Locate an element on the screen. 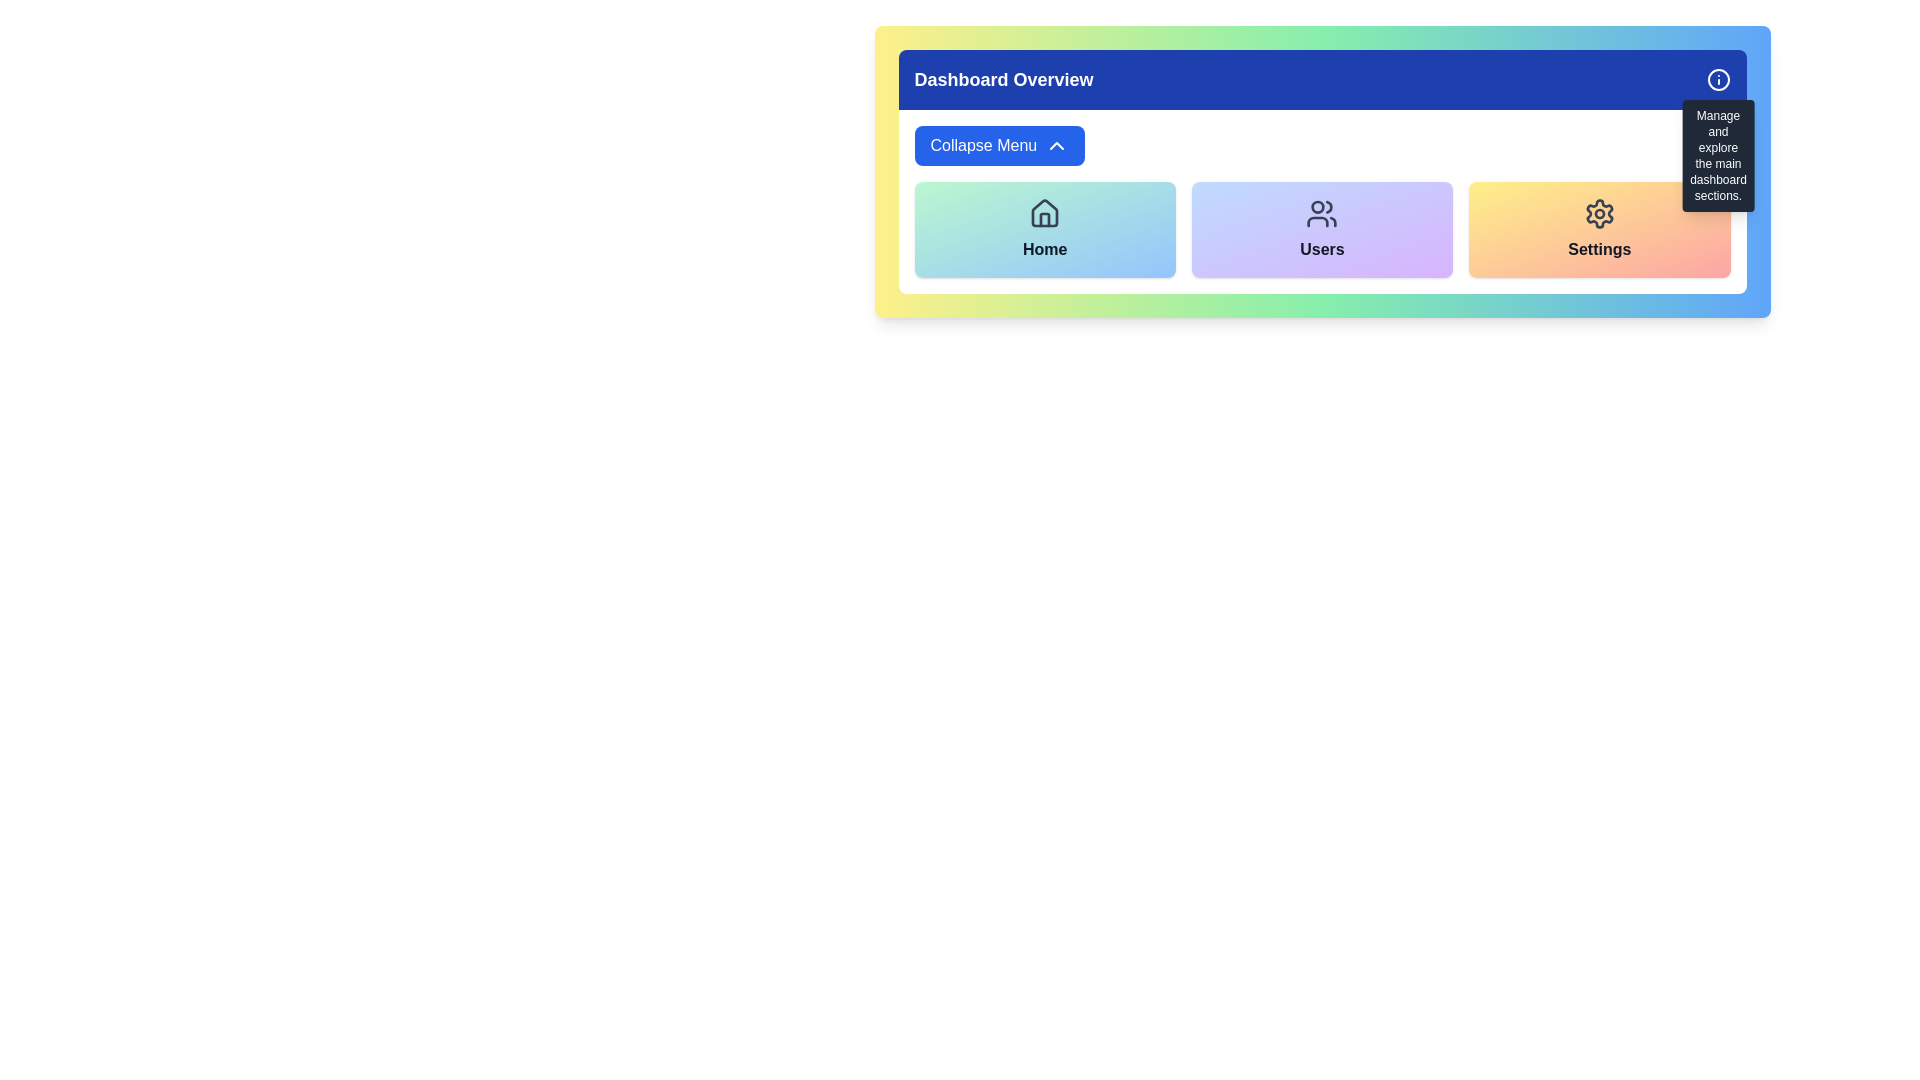 Image resolution: width=1920 pixels, height=1080 pixels. the triangular upward-pointing icon that resembles a chevron, located to the right of the 'Collapse Menu' button in the top-left region of the interface is located at coordinates (1056, 145).